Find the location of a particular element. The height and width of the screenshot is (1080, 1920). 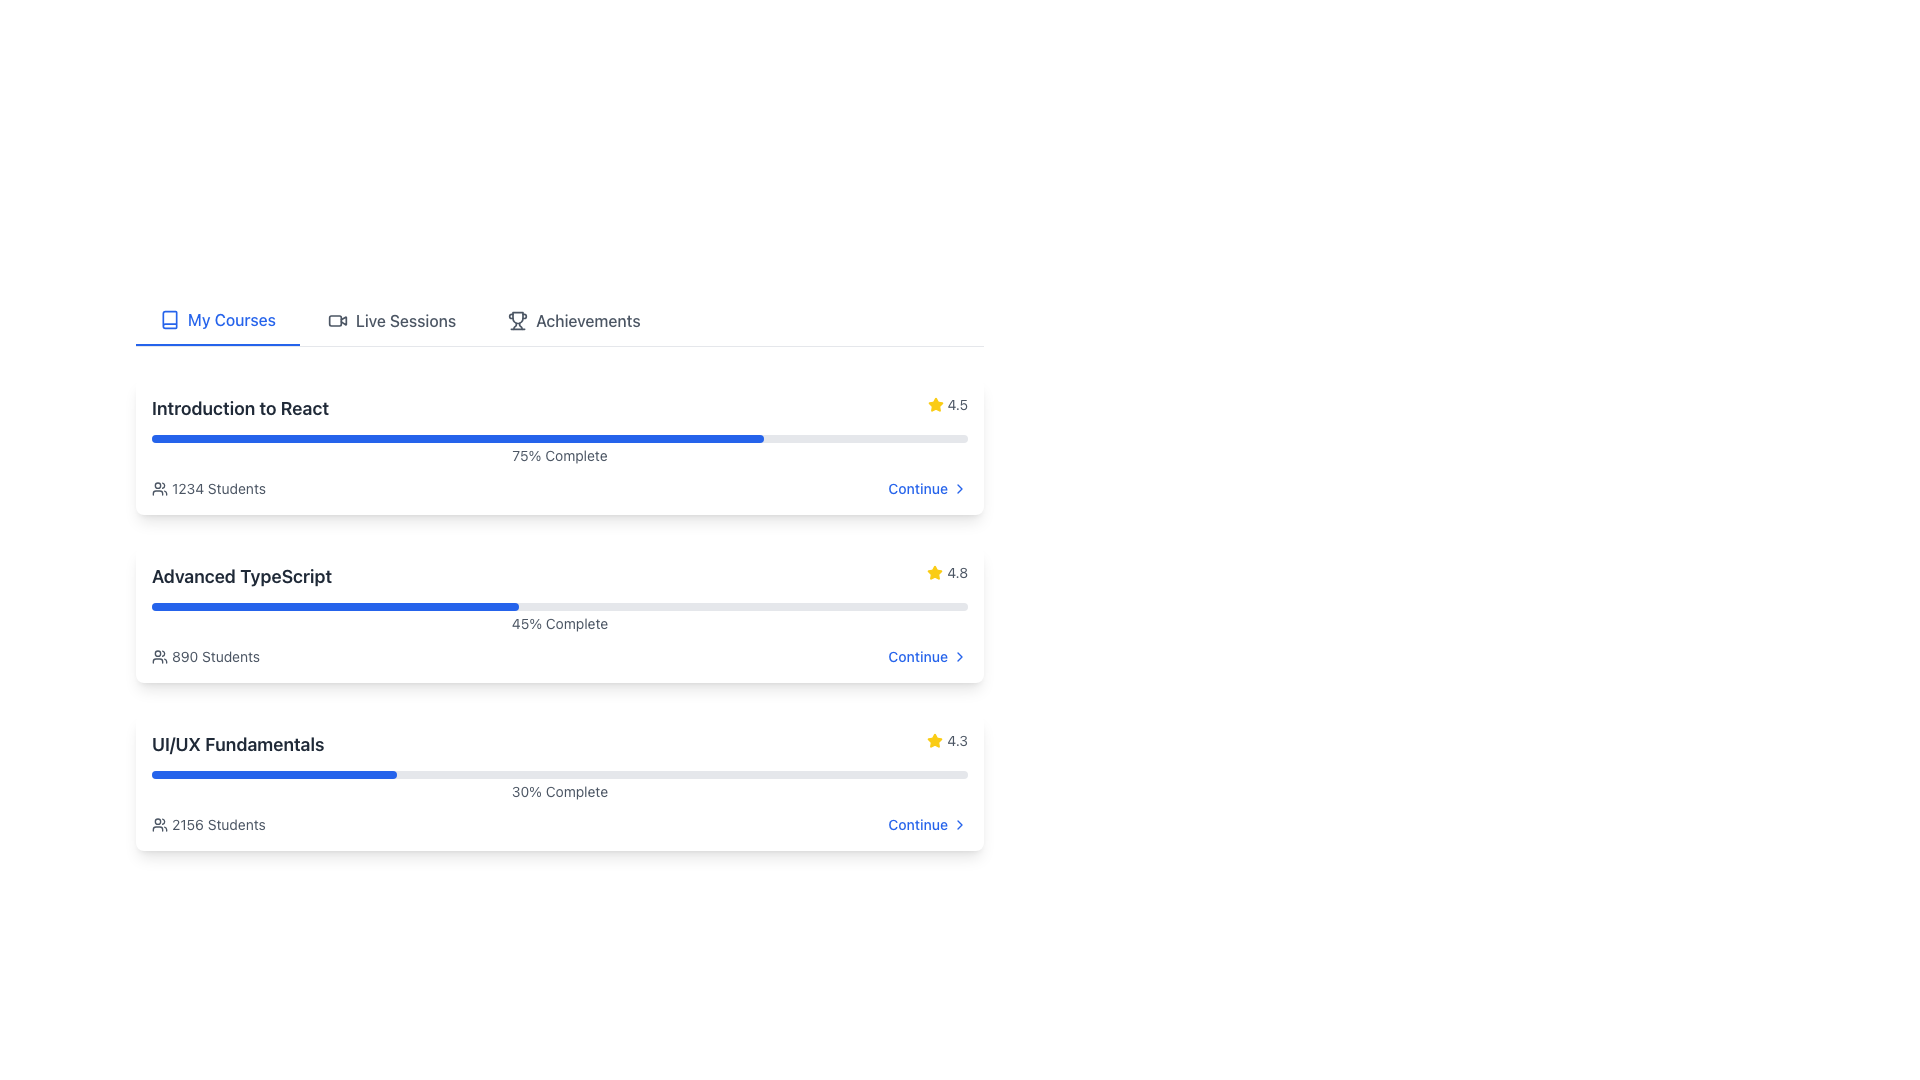

the gray-colored text label reading '30% Complete' which indicates progress in the 'UI/UX Fundamentals' section above the progress bar is located at coordinates (560, 790).